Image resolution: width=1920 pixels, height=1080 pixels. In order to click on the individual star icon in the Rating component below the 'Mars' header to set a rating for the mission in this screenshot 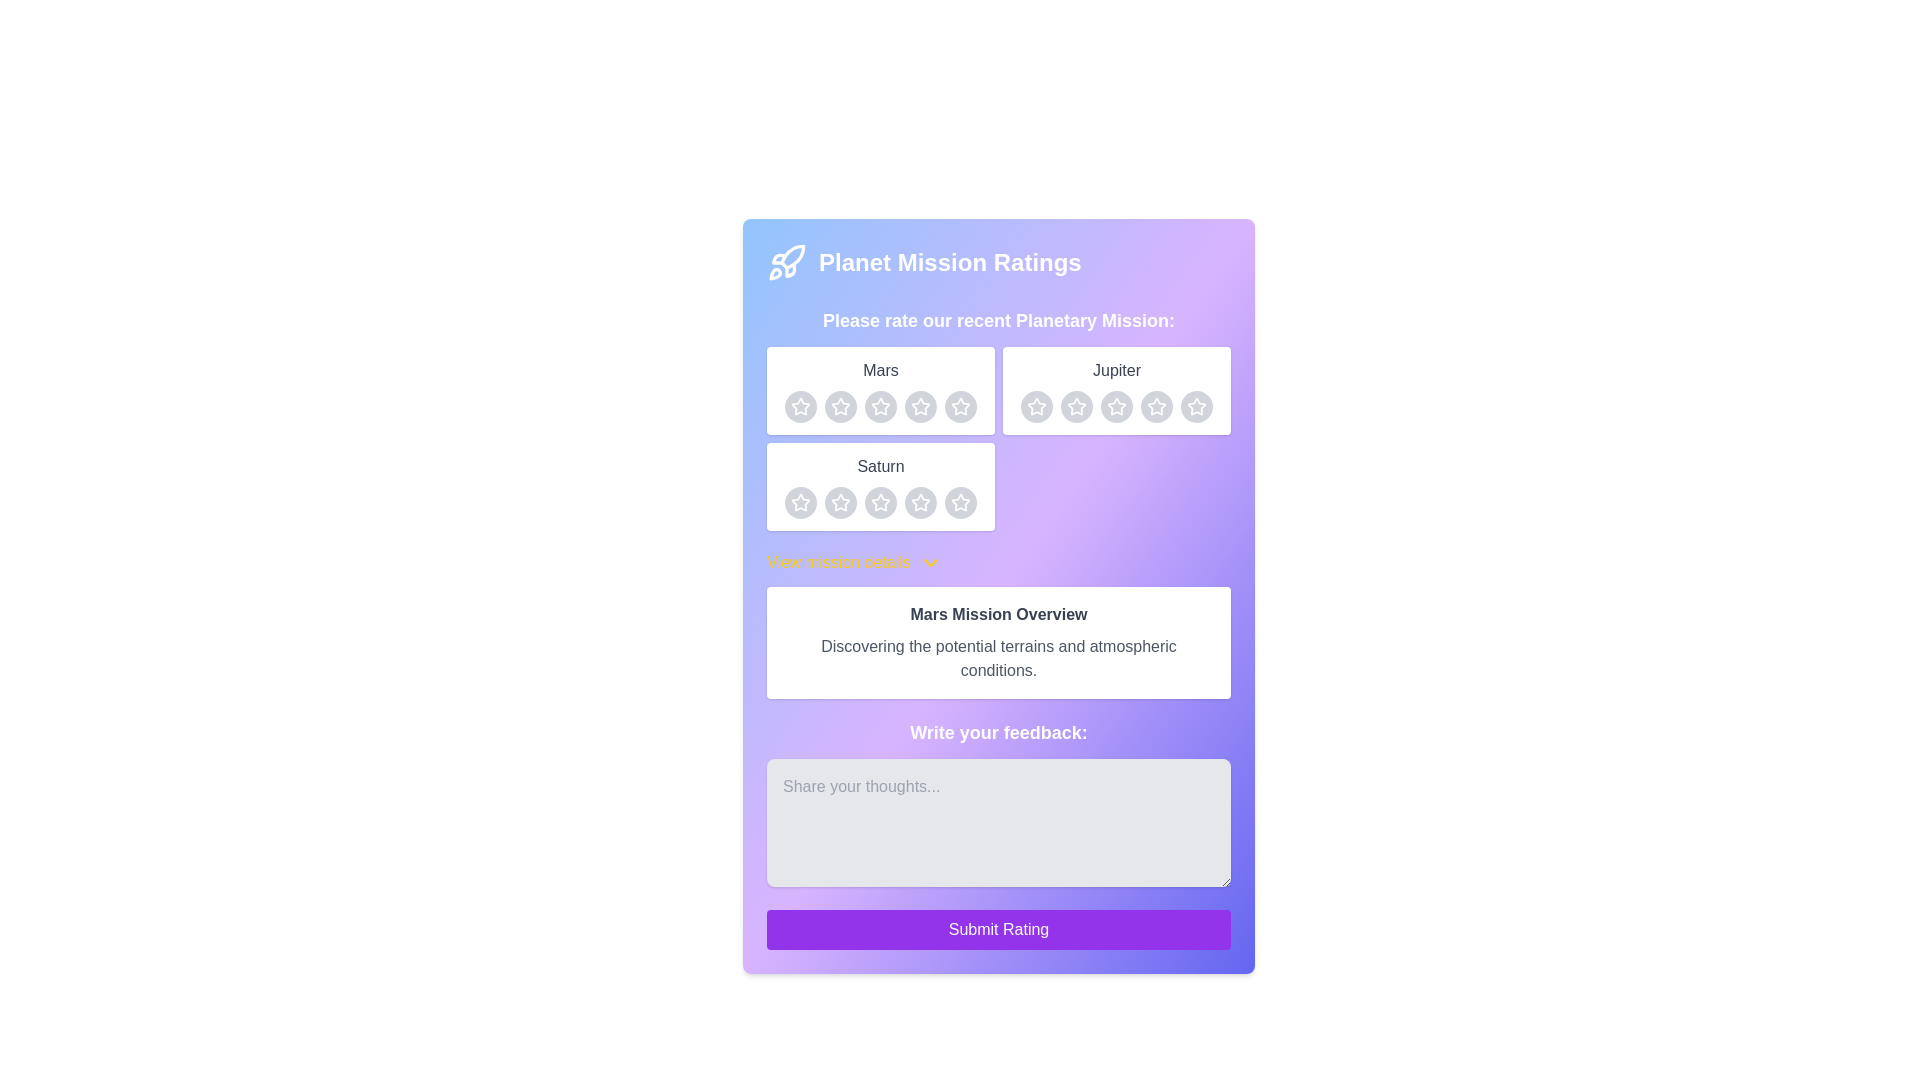, I will do `click(880, 406)`.